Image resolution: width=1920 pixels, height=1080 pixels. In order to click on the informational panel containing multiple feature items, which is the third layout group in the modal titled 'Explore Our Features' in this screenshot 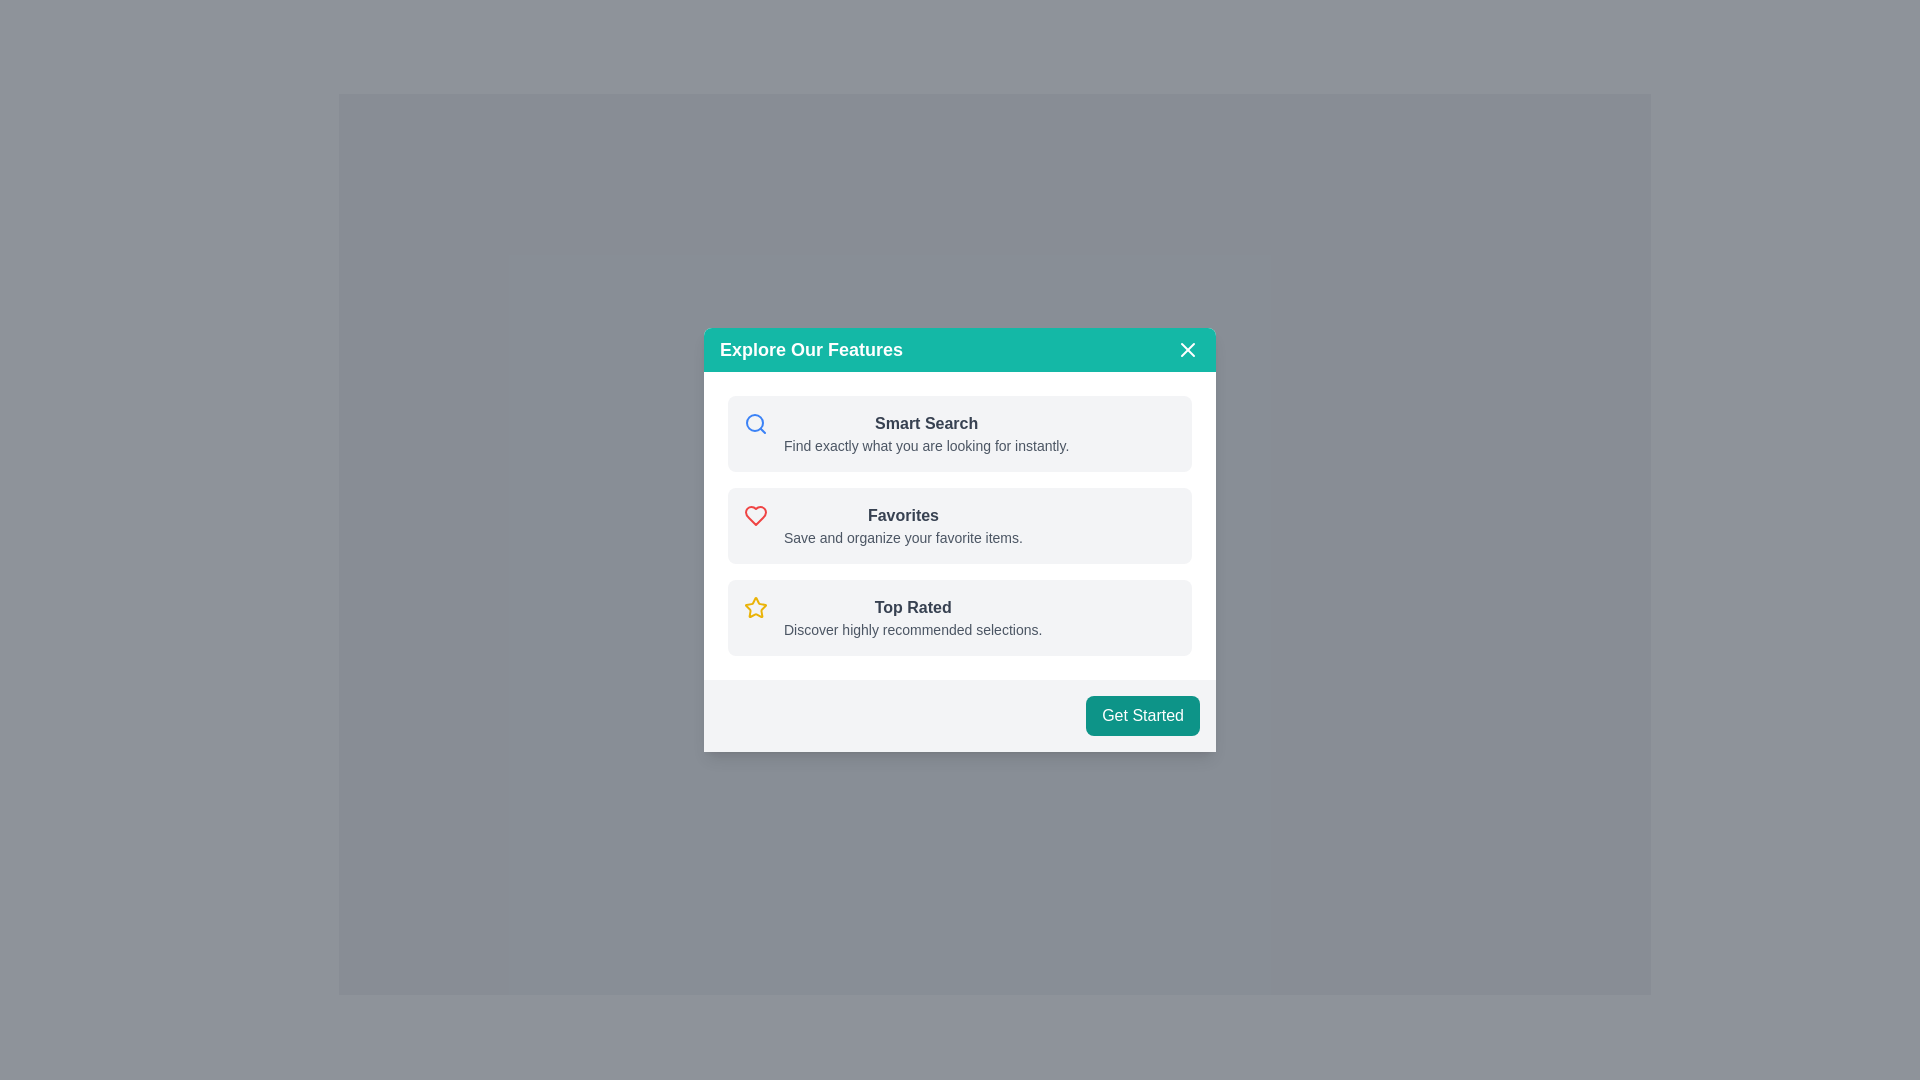, I will do `click(960, 524)`.